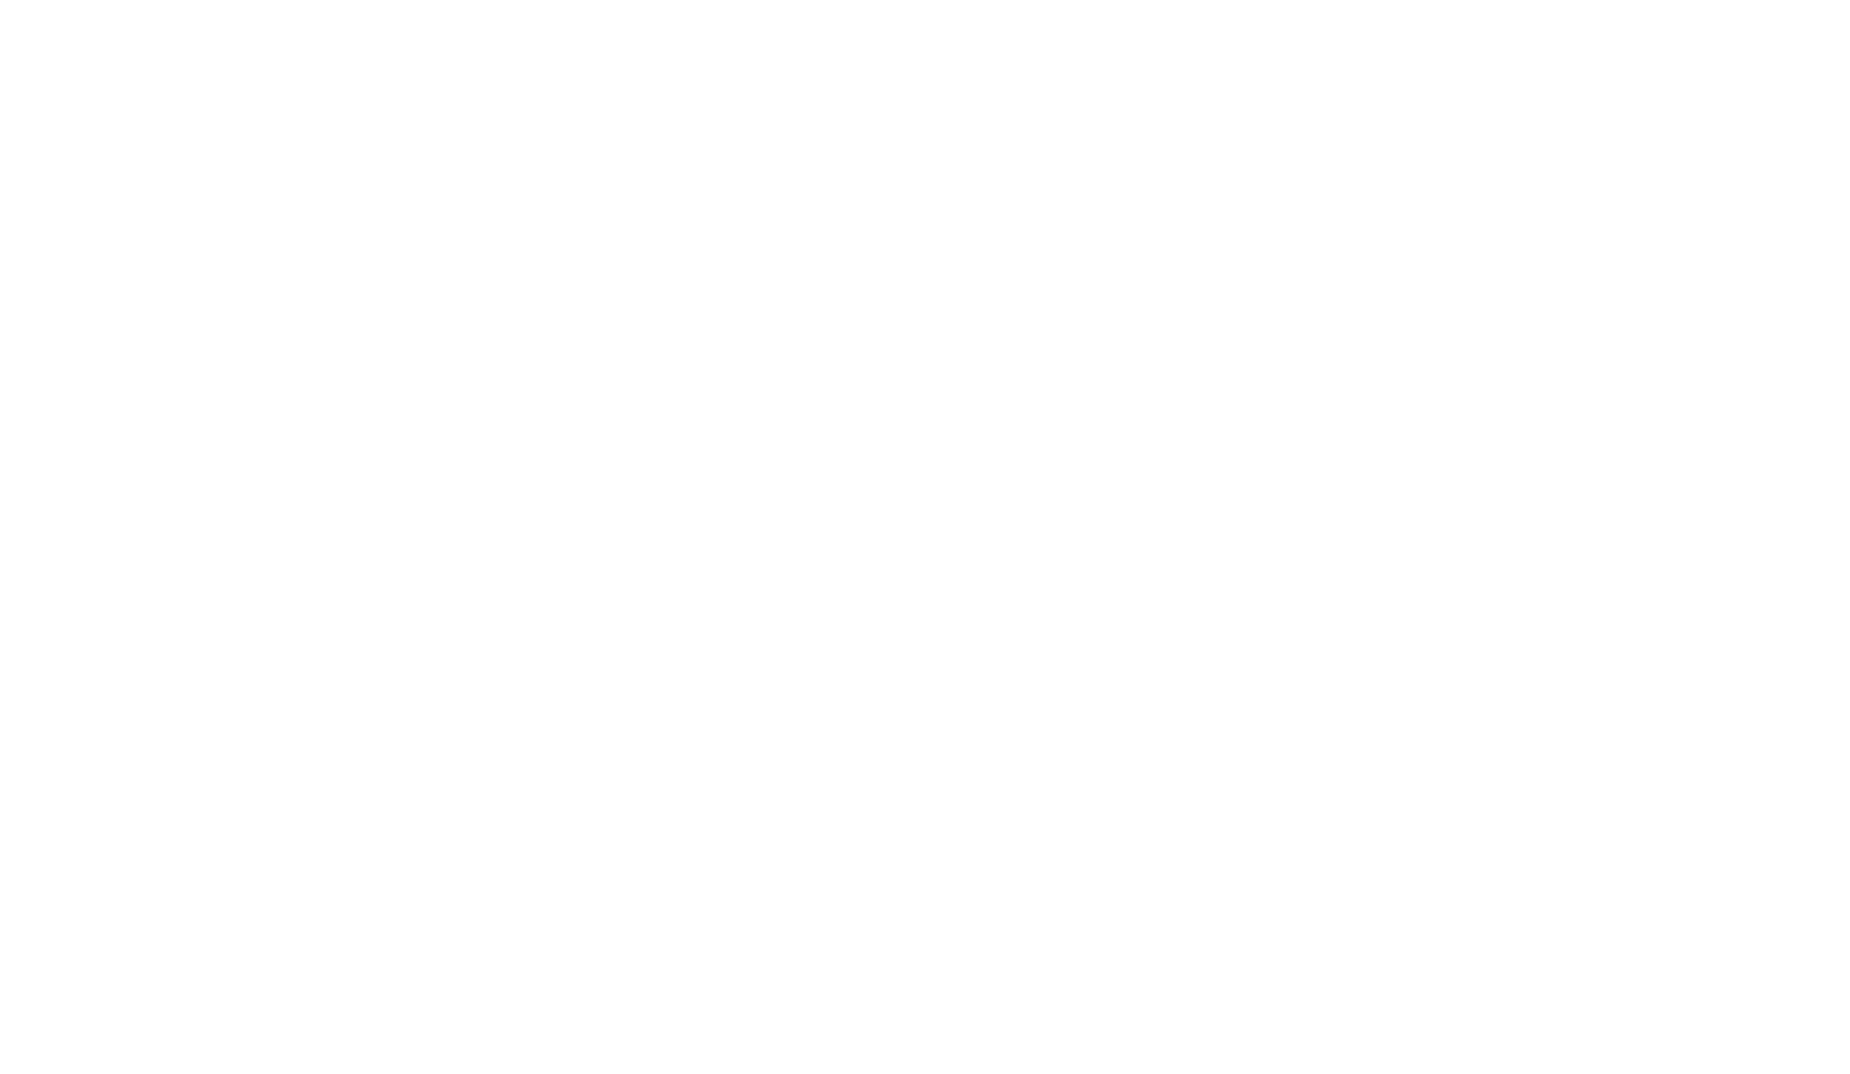  Describe the element at coordinates (924, 707) in the screenshot. I see `'Cascais'` at that location.